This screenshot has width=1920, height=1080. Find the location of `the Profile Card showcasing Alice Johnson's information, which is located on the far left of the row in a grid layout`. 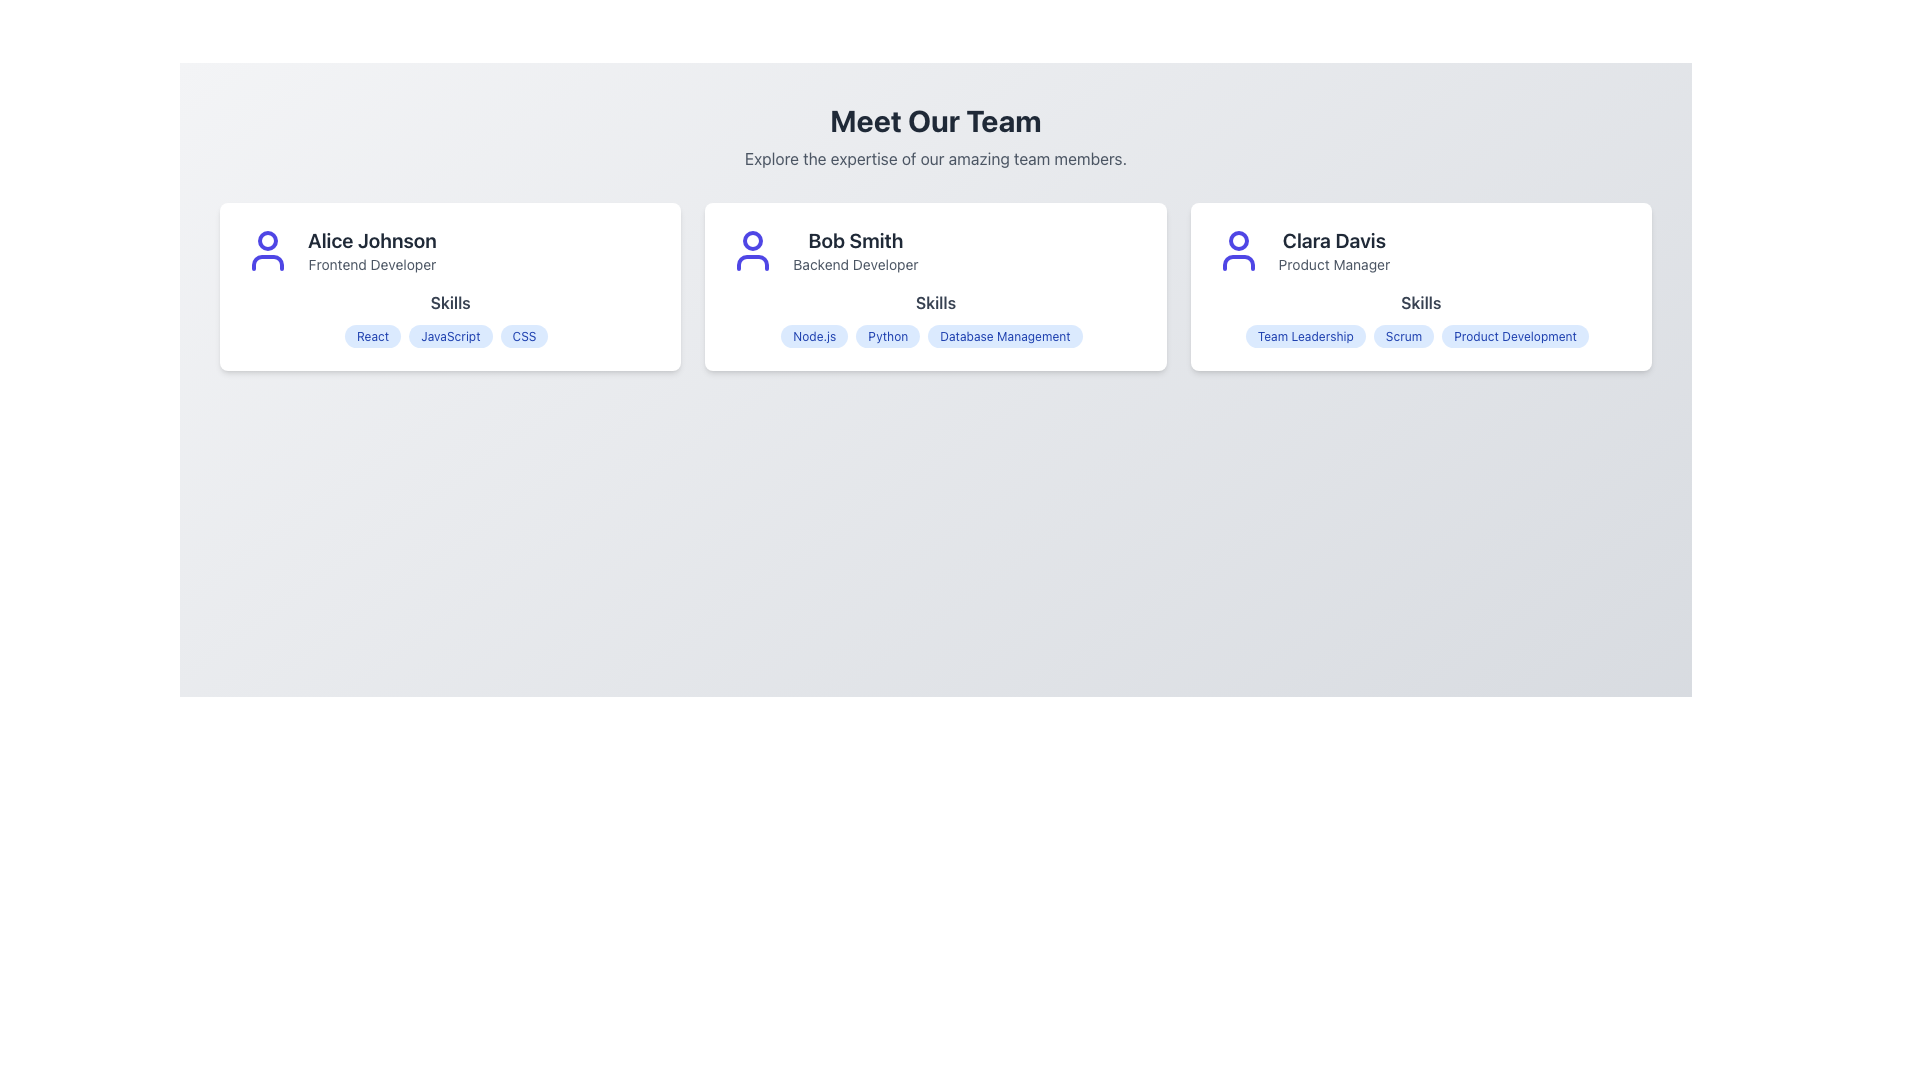

the Profile Card showcasing Alice Johnson's information, which is located on the far left of the row in a grid layout is located at coordinates (449, 286).